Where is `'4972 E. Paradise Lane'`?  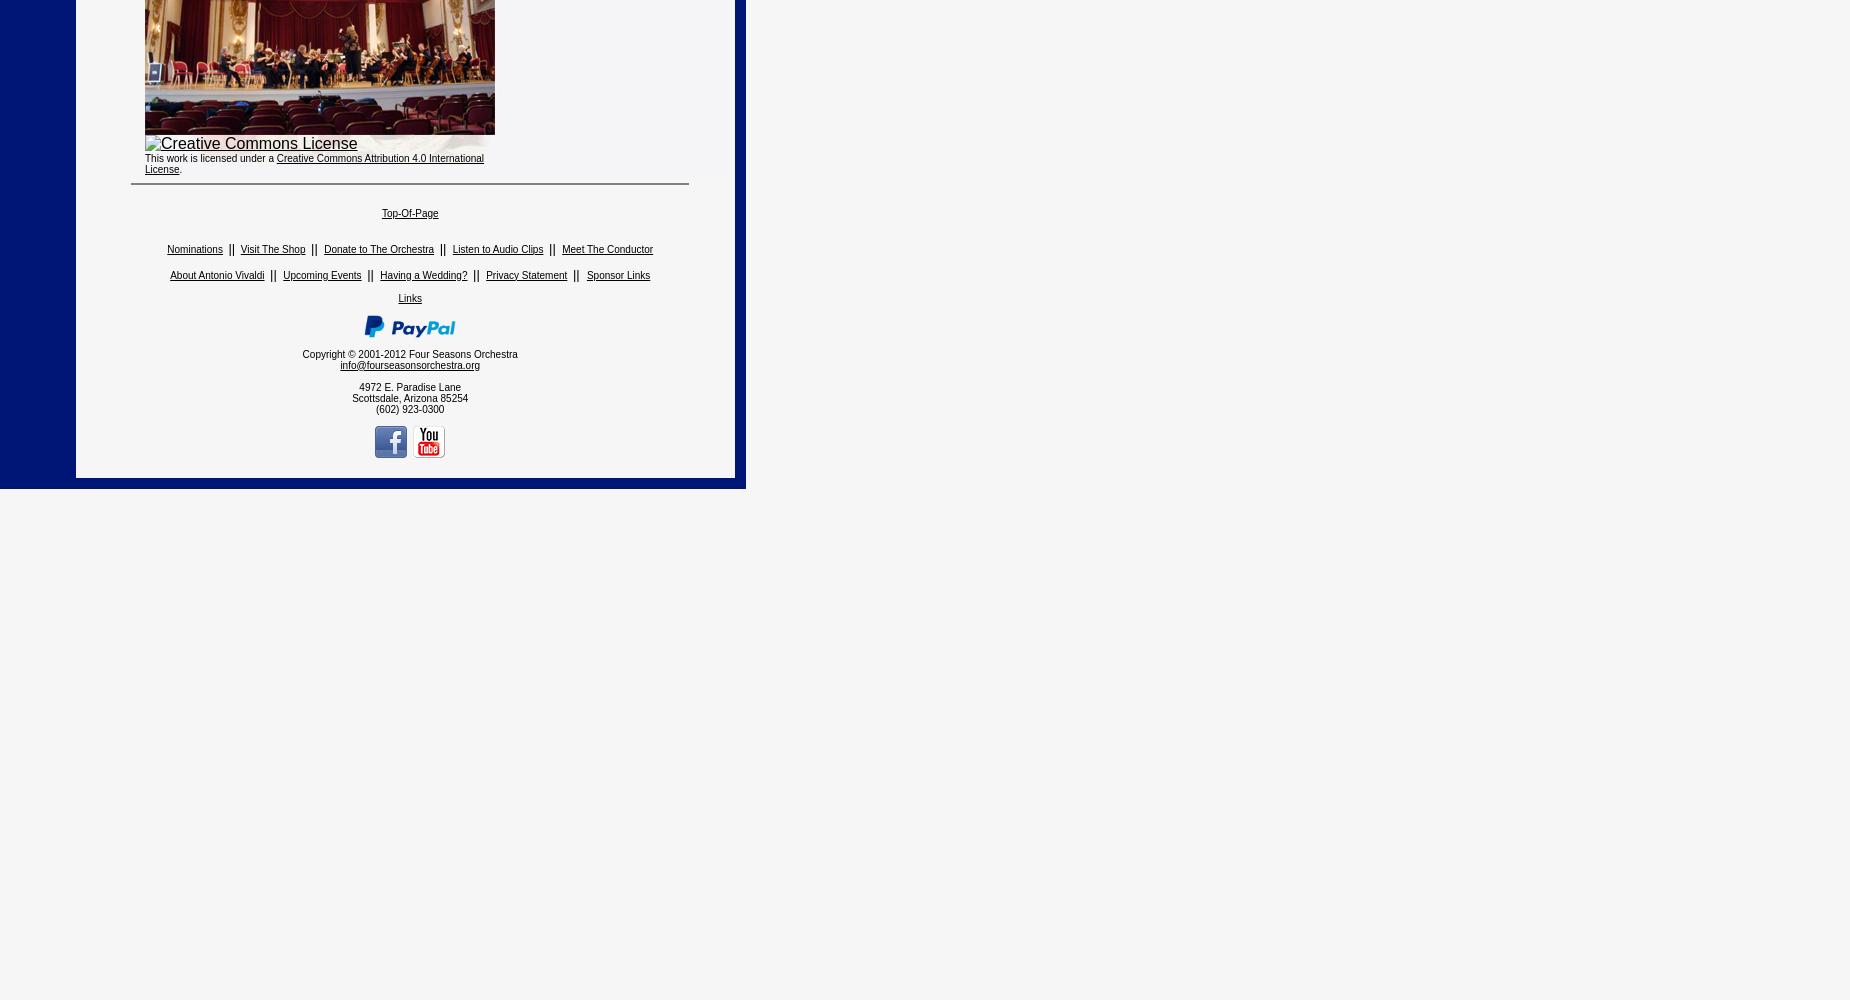 '4972 E. Paradise Lane' is located at coordinates (408, 386).